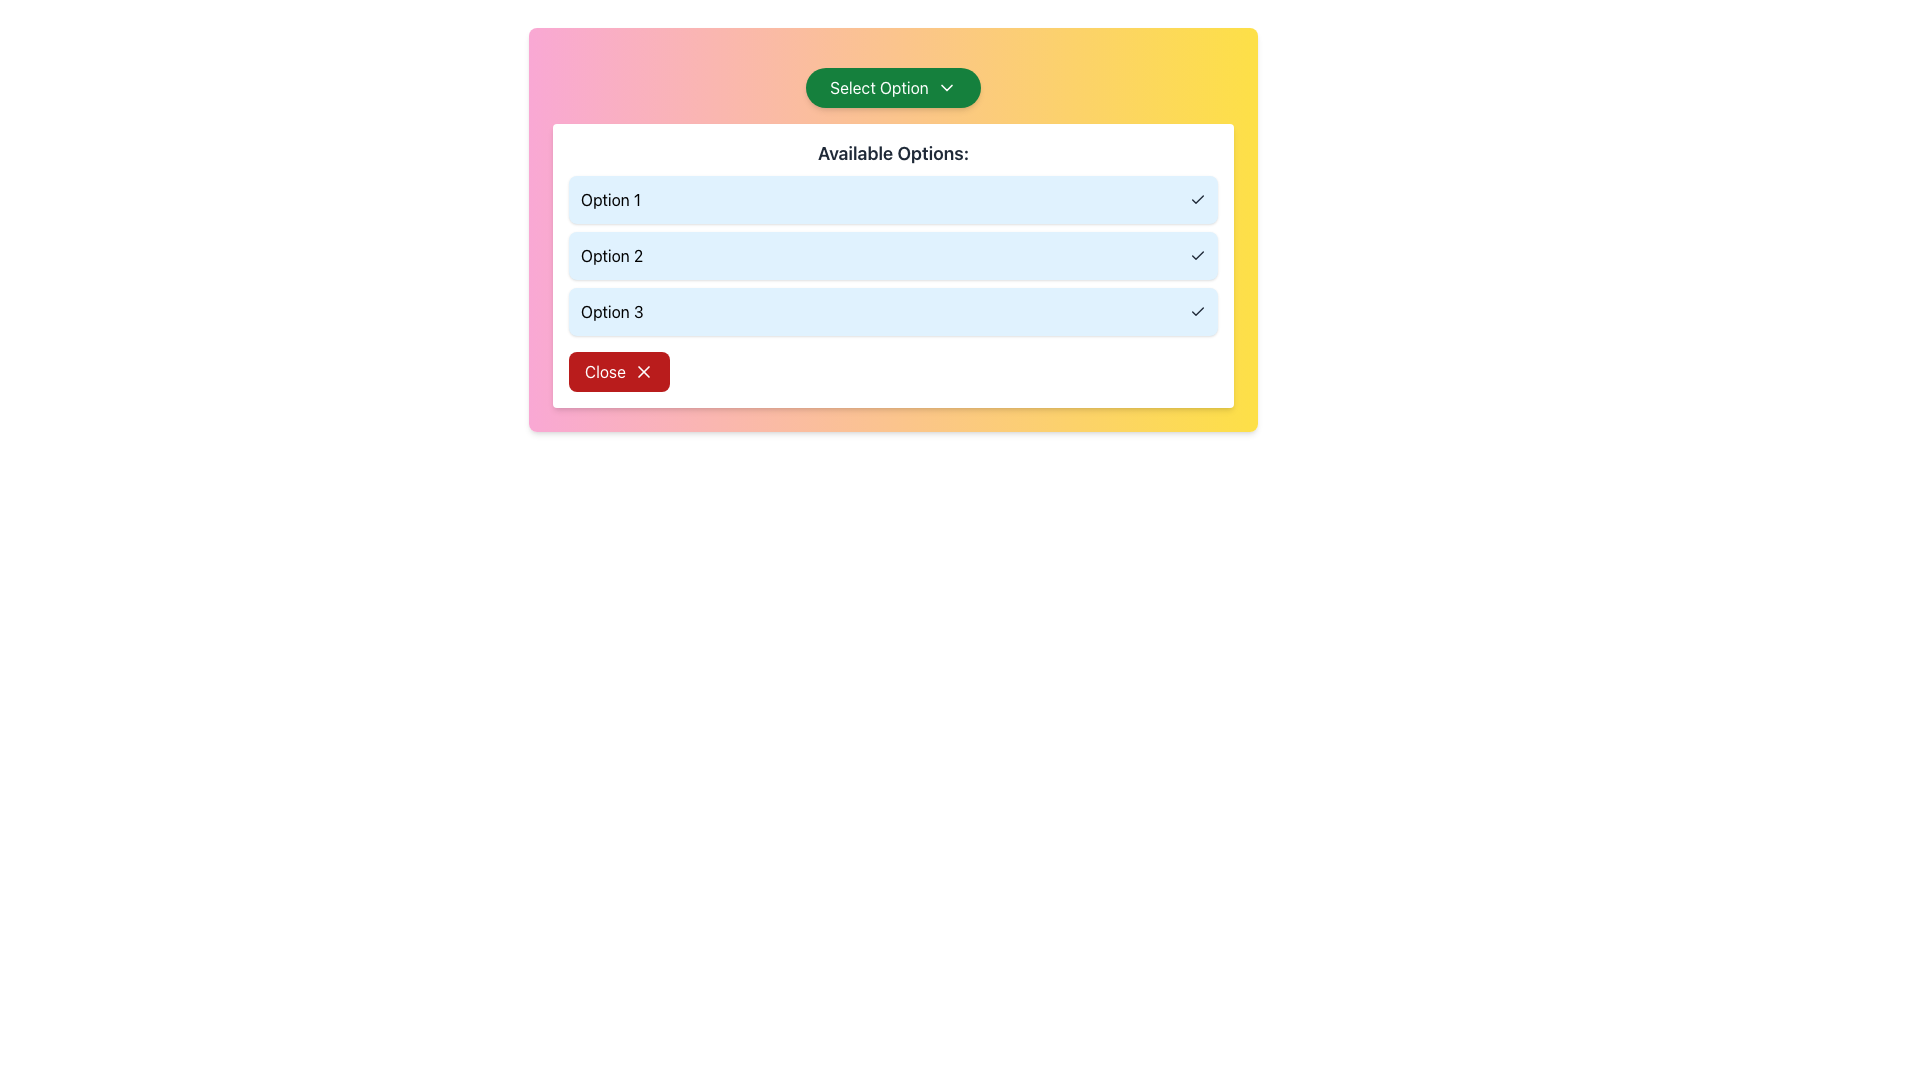 The width and height of the screenshot is (1920, 1080). Describe the element at coordinates (1198, 312) in the screenshot. I see `the visual feedback of the checkmark icon indicating that 'Option 3' is selected, located at the rightmost area of the third row` at that location.